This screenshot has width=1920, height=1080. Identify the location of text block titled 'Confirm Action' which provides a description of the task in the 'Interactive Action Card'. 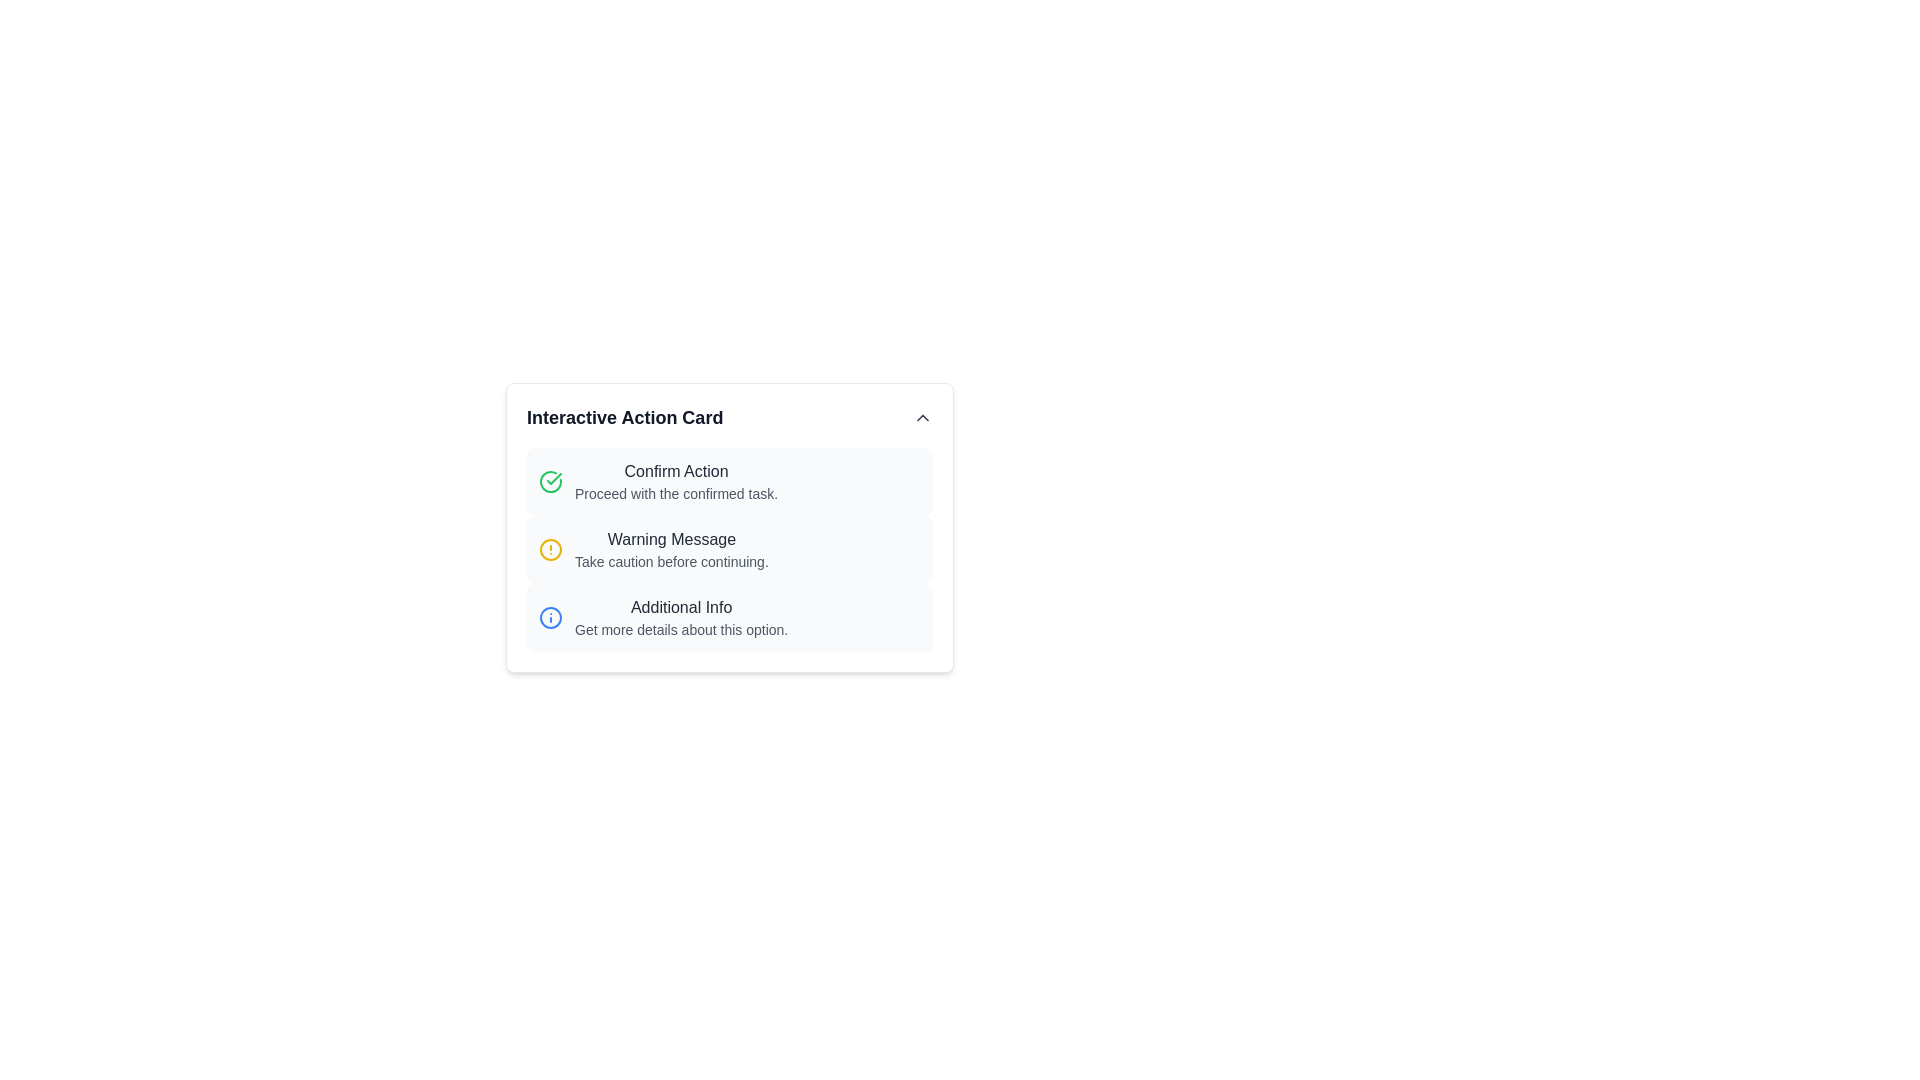
(676, 482).